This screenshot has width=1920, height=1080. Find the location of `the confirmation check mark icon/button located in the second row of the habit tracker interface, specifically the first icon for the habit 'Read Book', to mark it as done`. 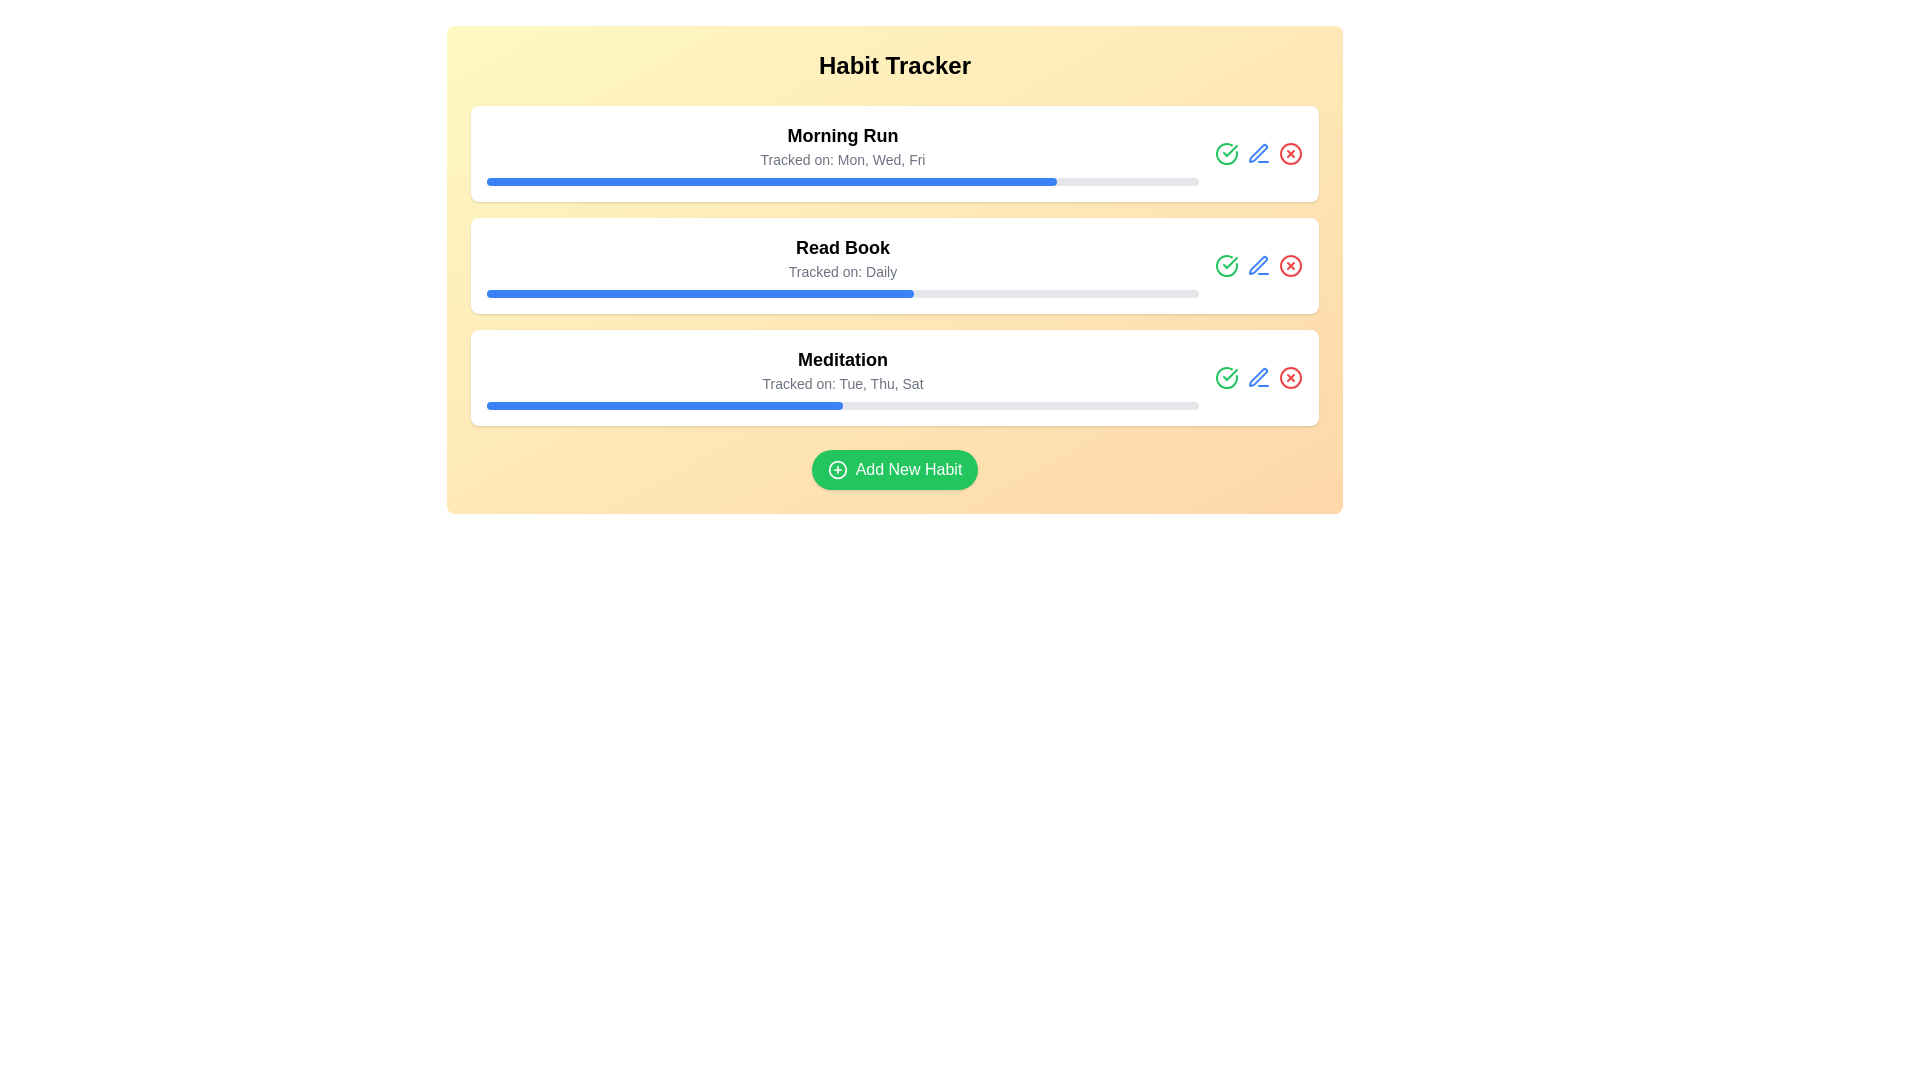

the confirmation check mark icon/button located in the second row of the habit tracker interface, specifically the first icon for the habit 'Read Book', to mark it as done is located at coordinates (1226, 153).